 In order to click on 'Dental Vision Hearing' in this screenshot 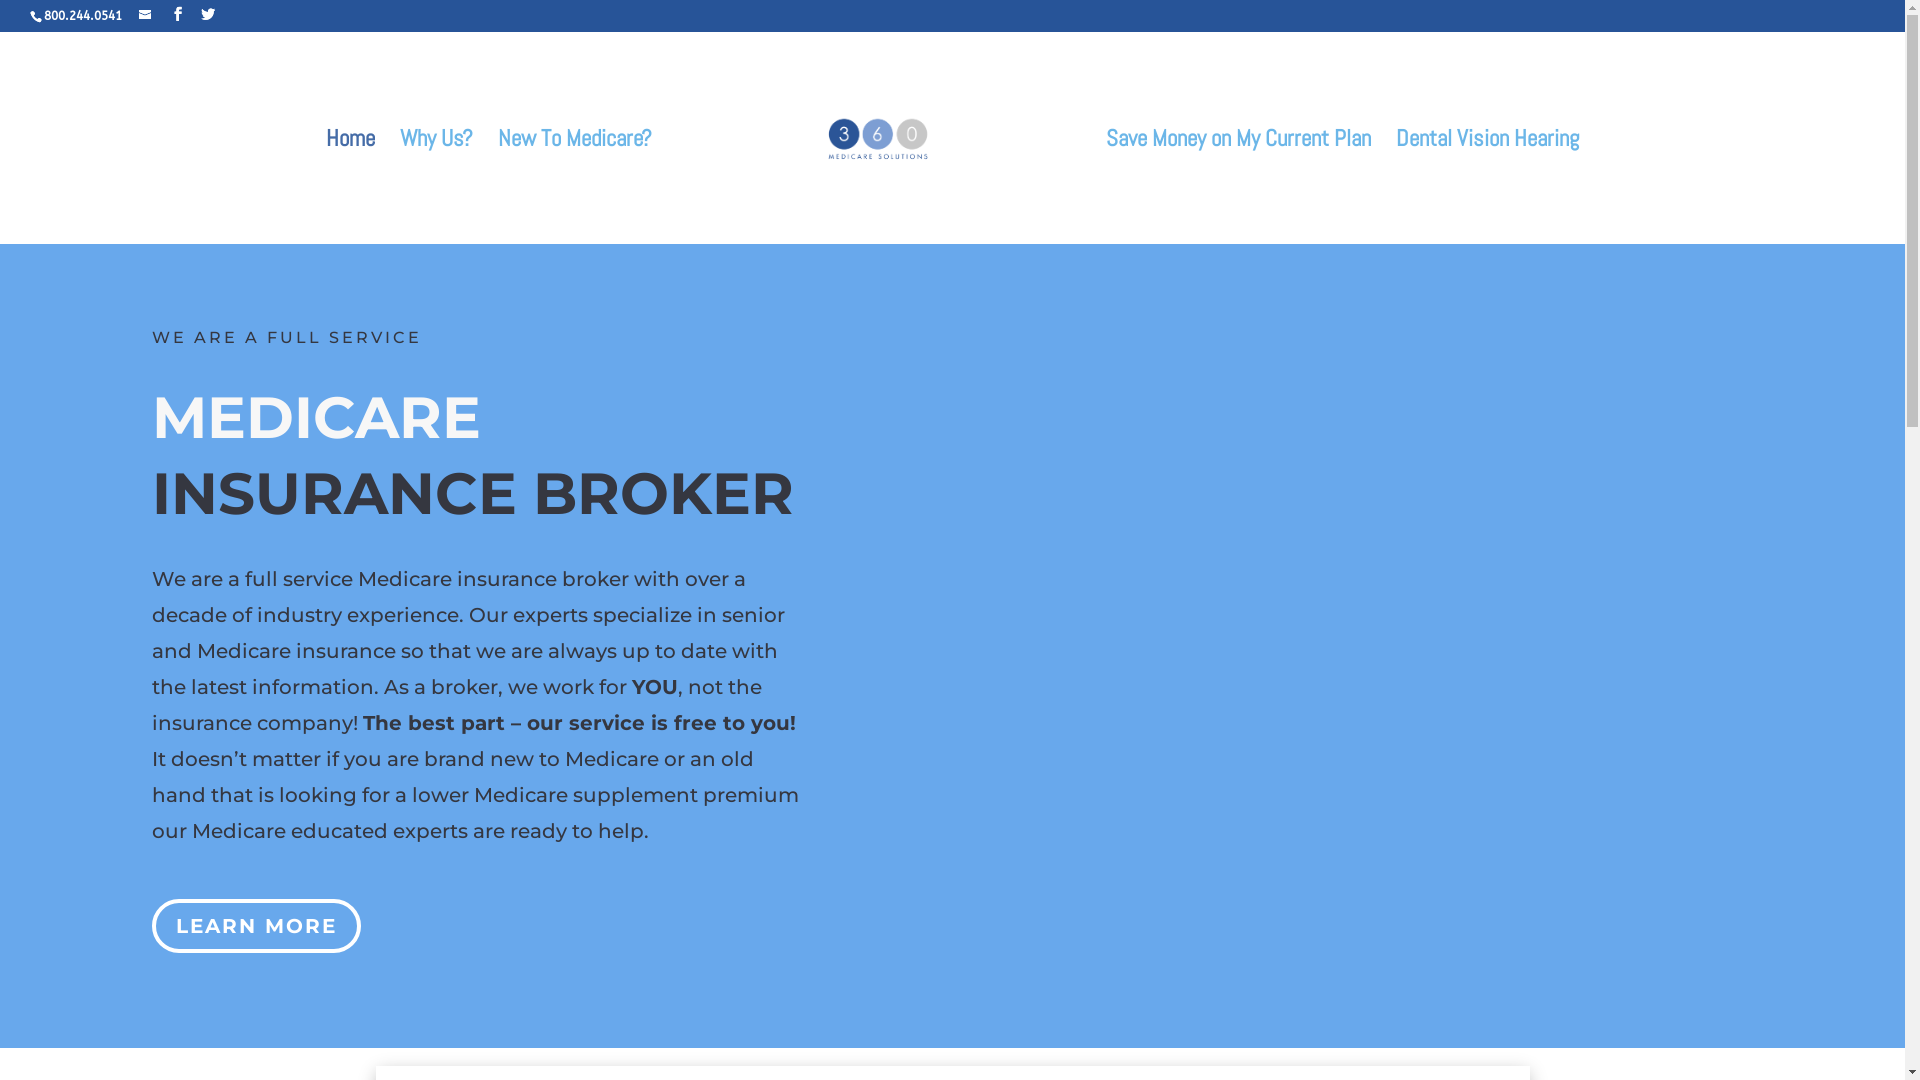, I will do `click(1487, 187)`.